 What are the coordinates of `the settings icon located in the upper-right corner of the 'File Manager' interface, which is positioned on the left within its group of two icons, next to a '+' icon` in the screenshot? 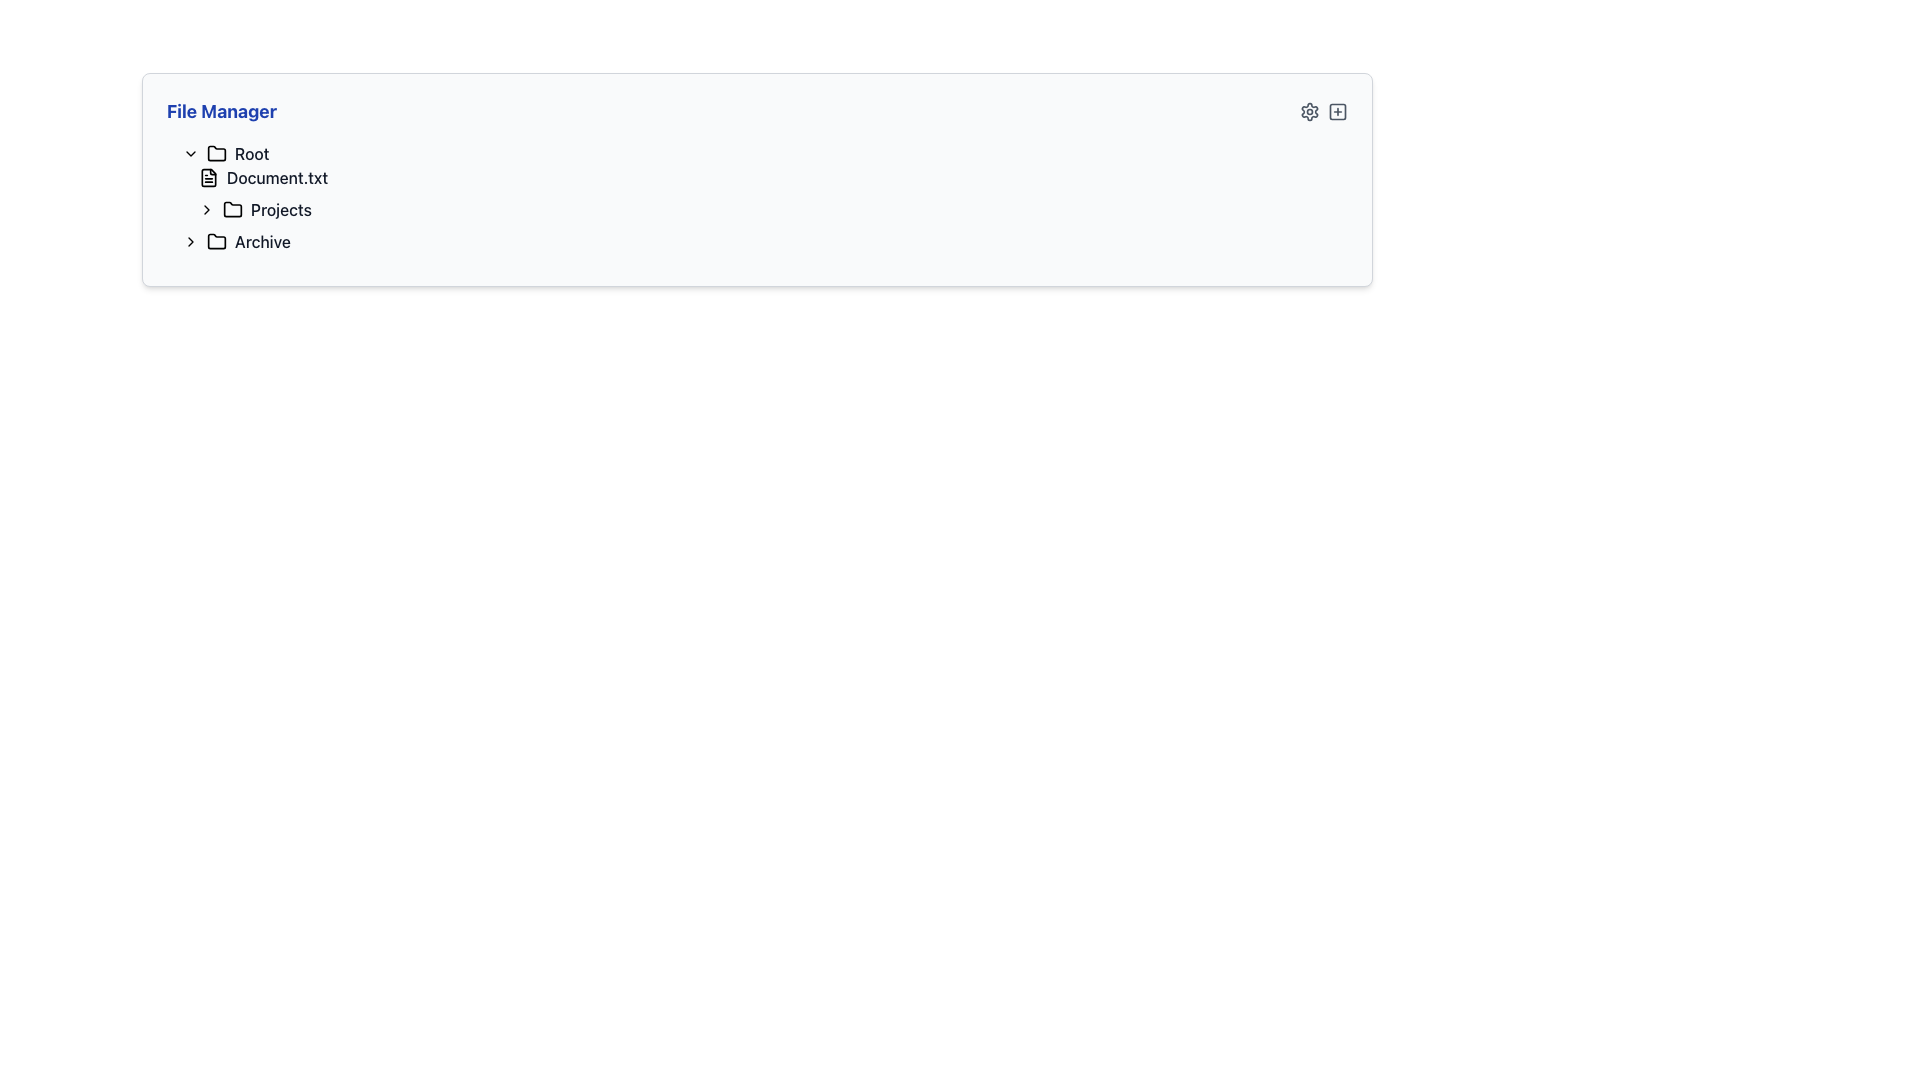 It's located at (1310, 111).